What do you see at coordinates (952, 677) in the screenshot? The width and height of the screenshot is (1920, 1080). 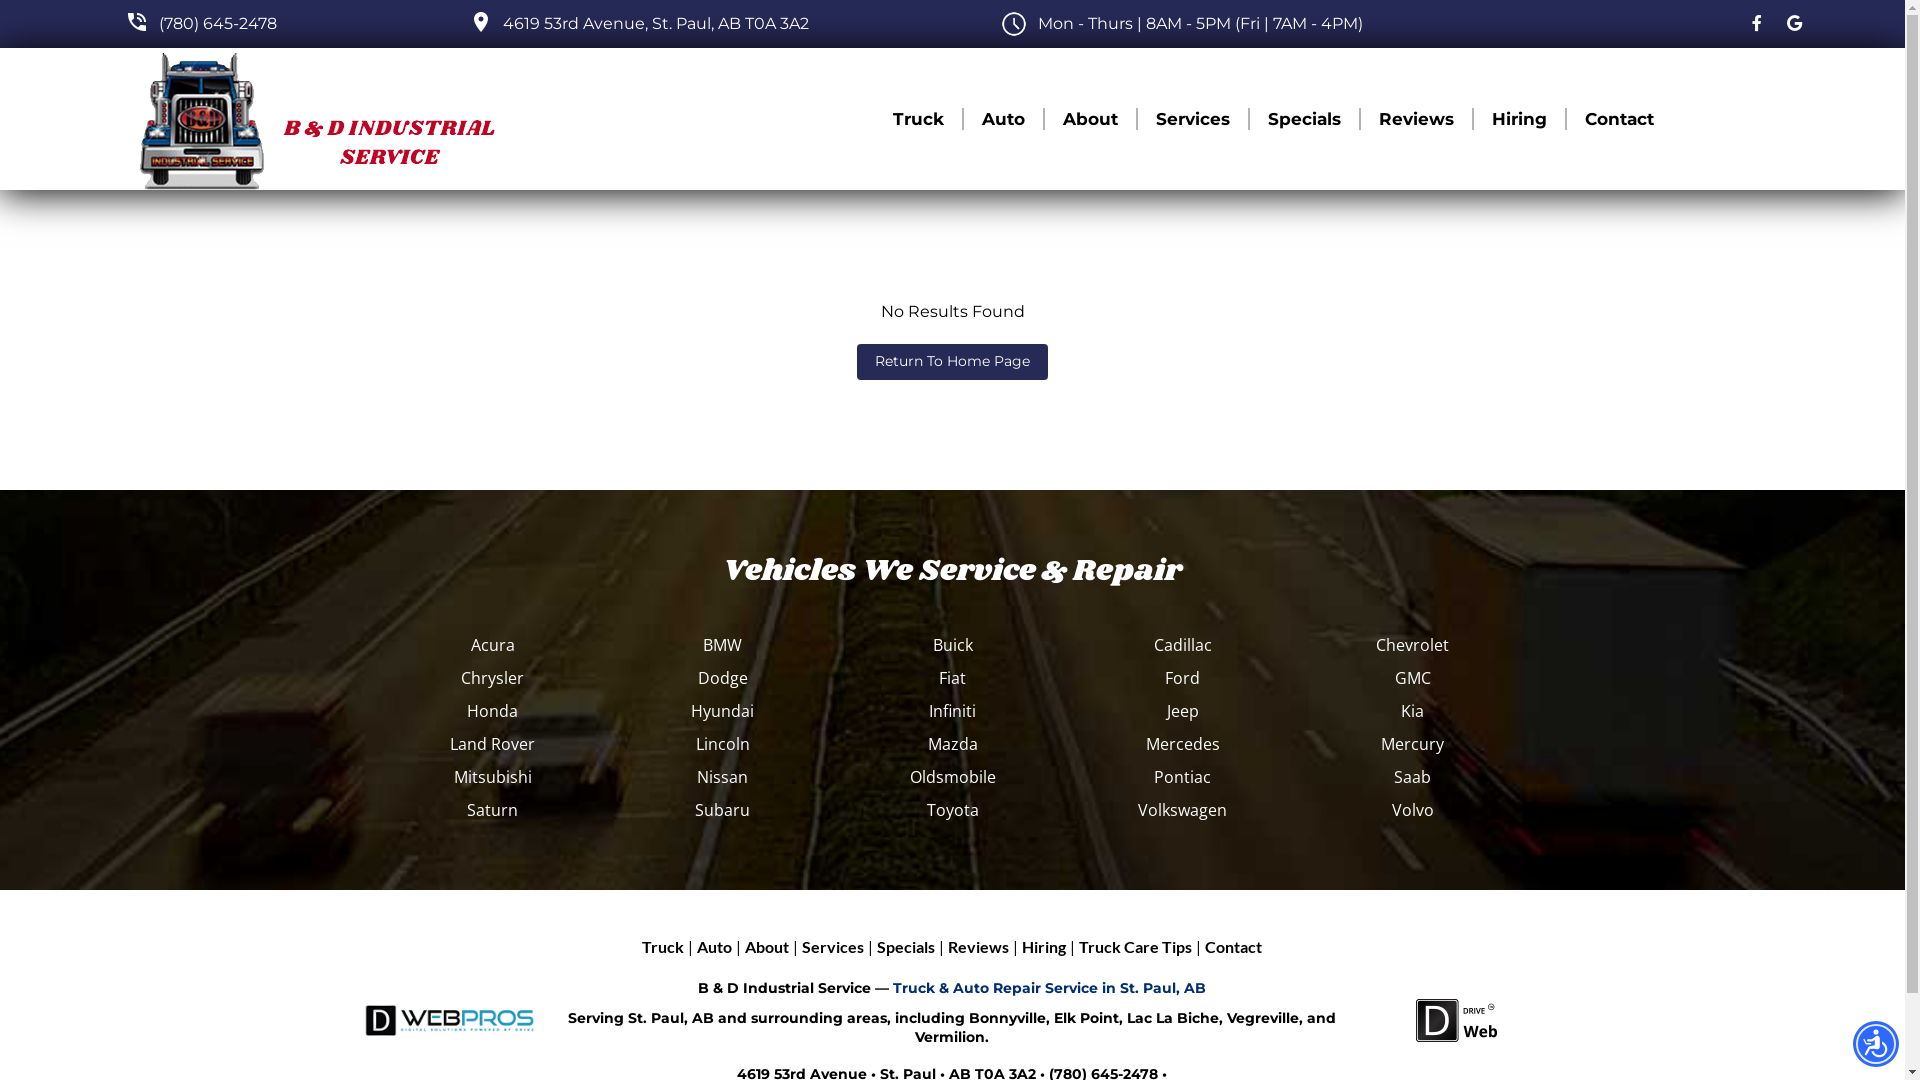 I see `'Fiat'` at bounding box center [952, 677].